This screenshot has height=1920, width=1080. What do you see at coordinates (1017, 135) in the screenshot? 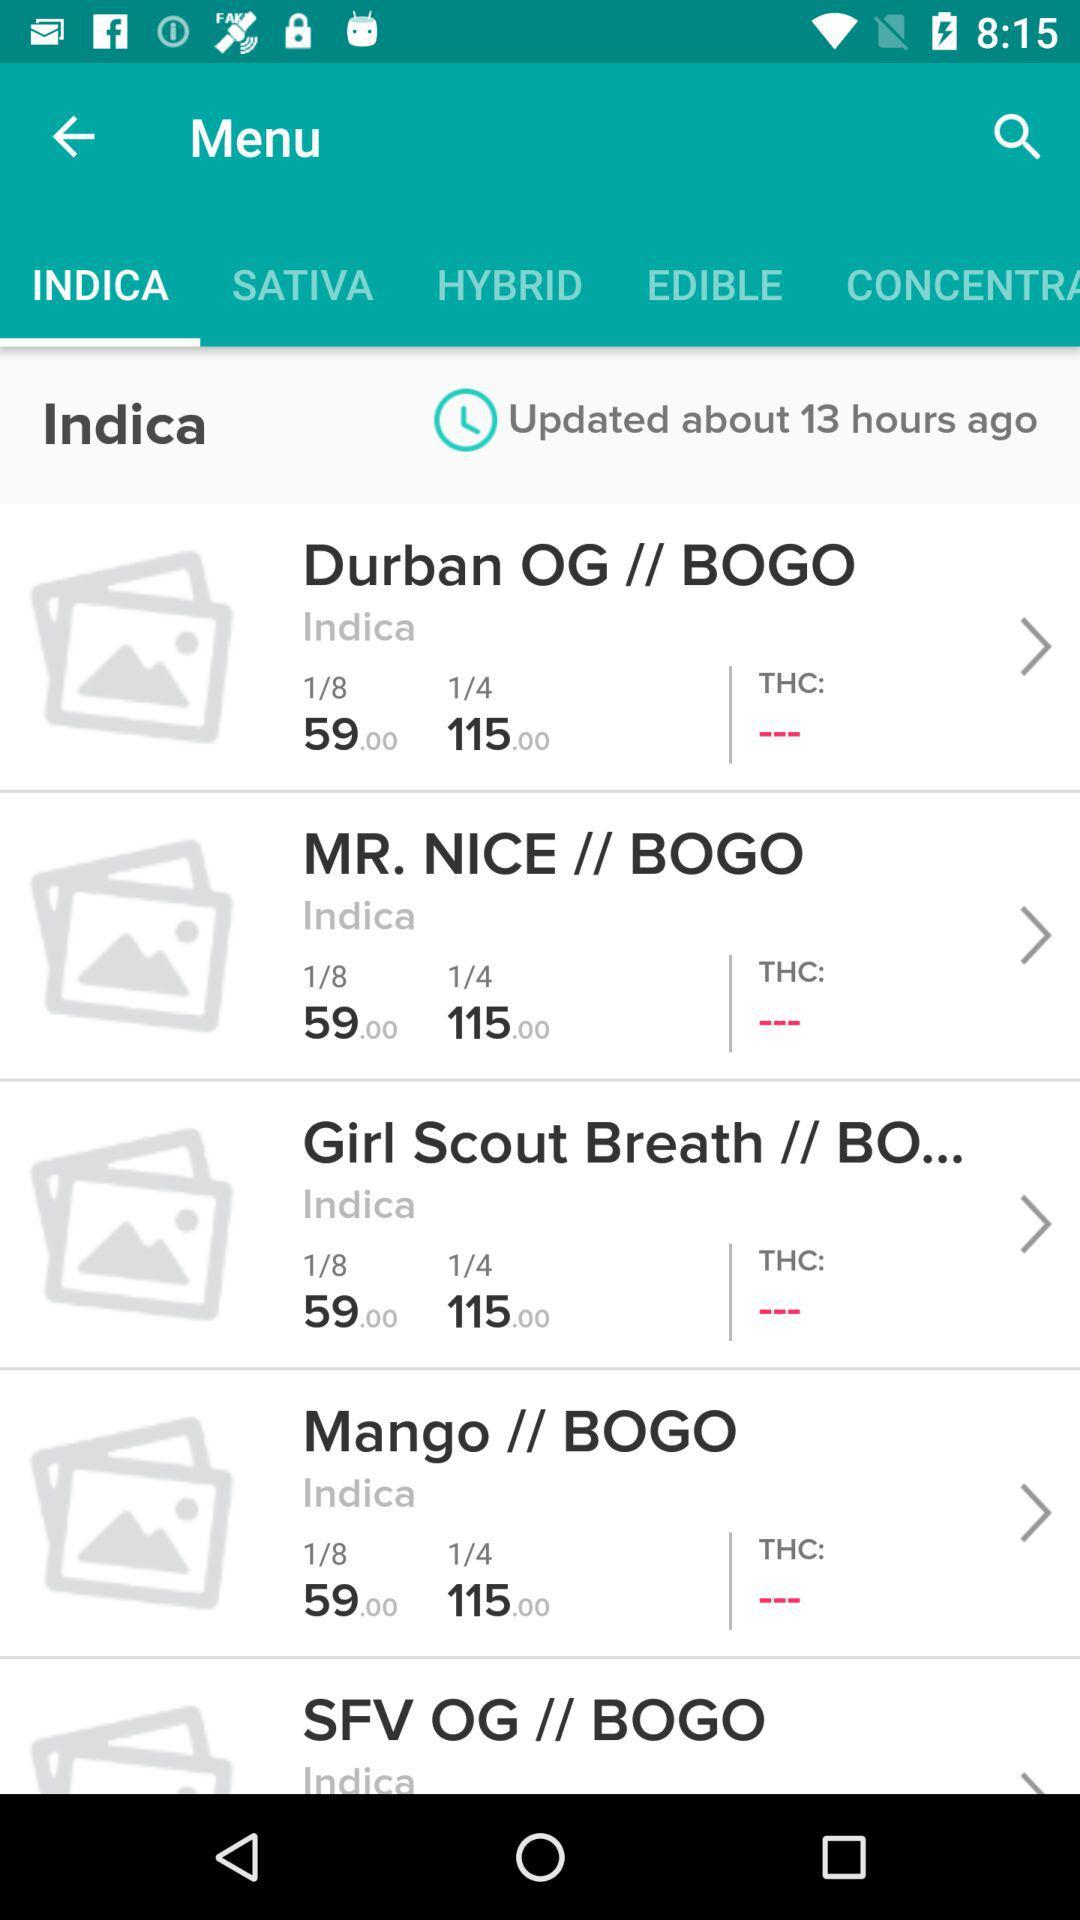
I see `the icon to the right of menu` at bounding box center [1017, 135].